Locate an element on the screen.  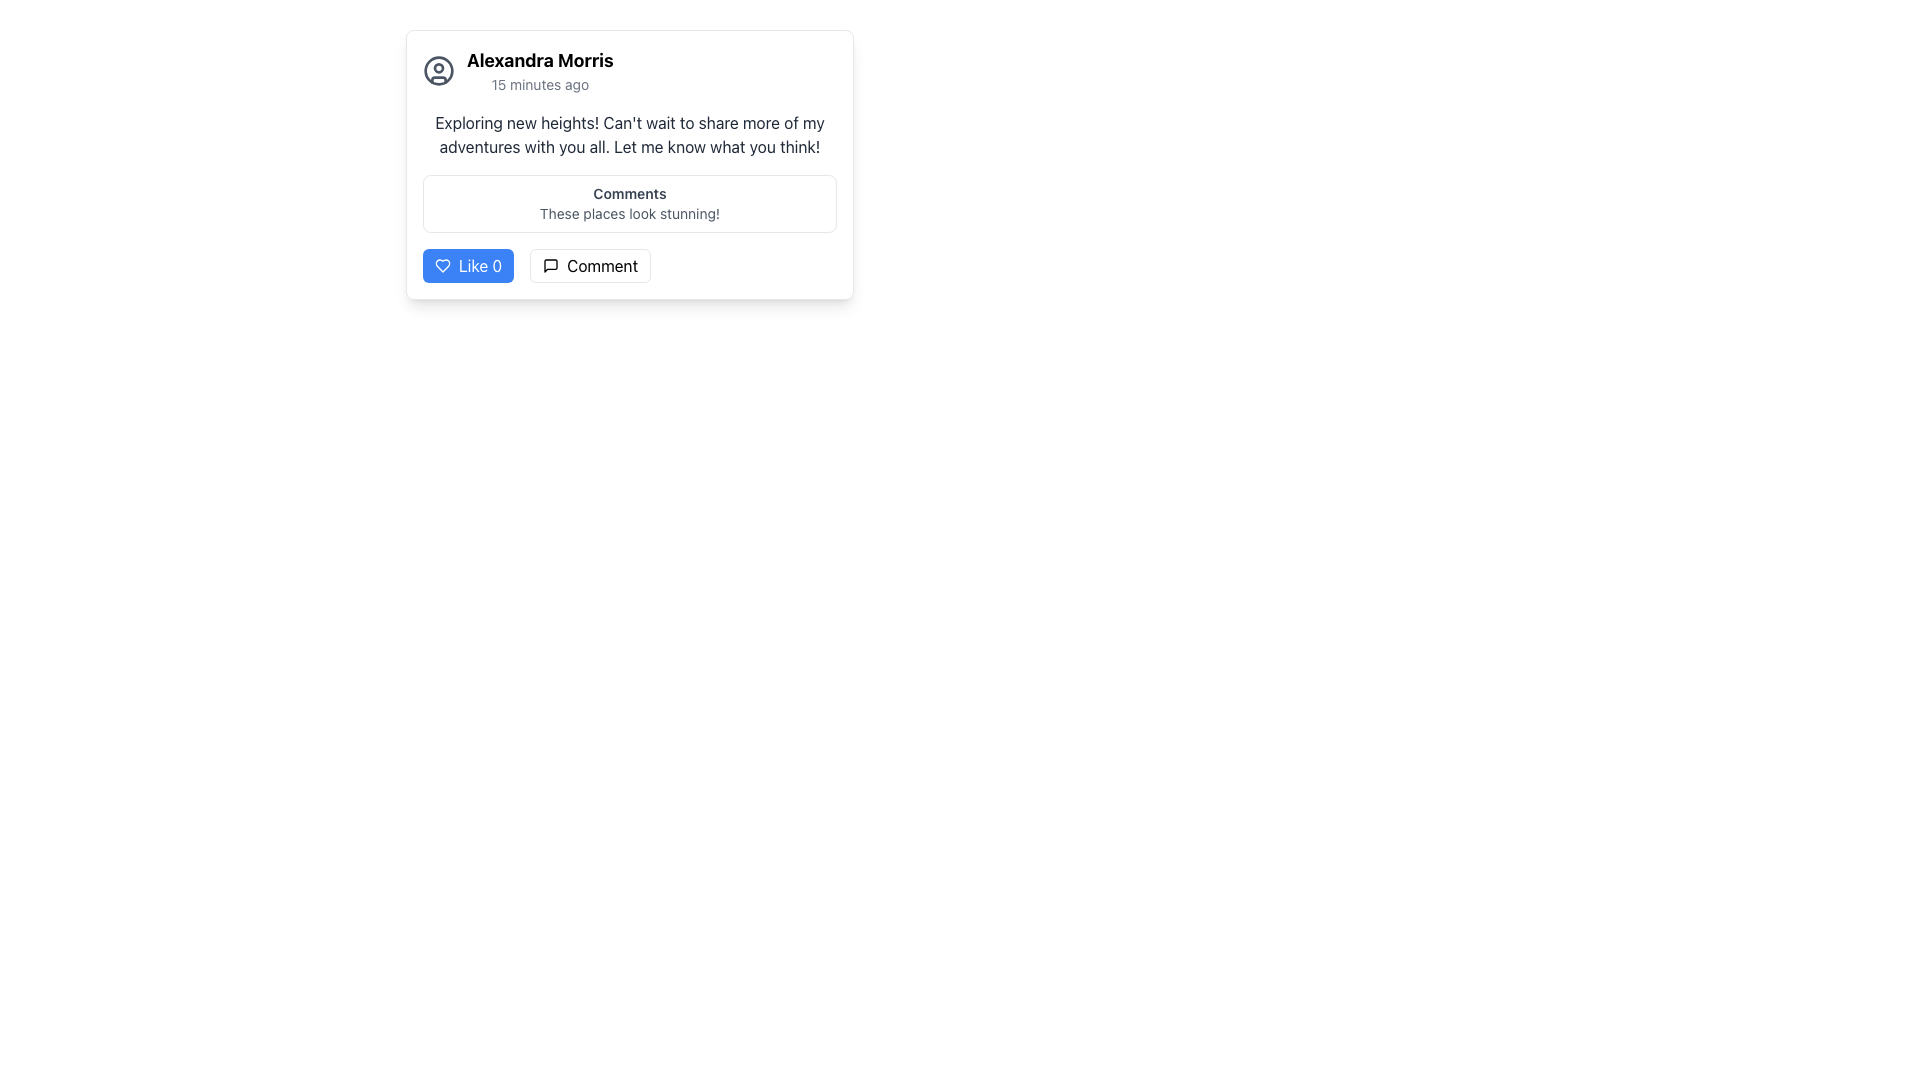
the Text Display element that shows comments or user feedback, located below the 'Comments' label within a rounded border box is located at coordinates (628, 213).